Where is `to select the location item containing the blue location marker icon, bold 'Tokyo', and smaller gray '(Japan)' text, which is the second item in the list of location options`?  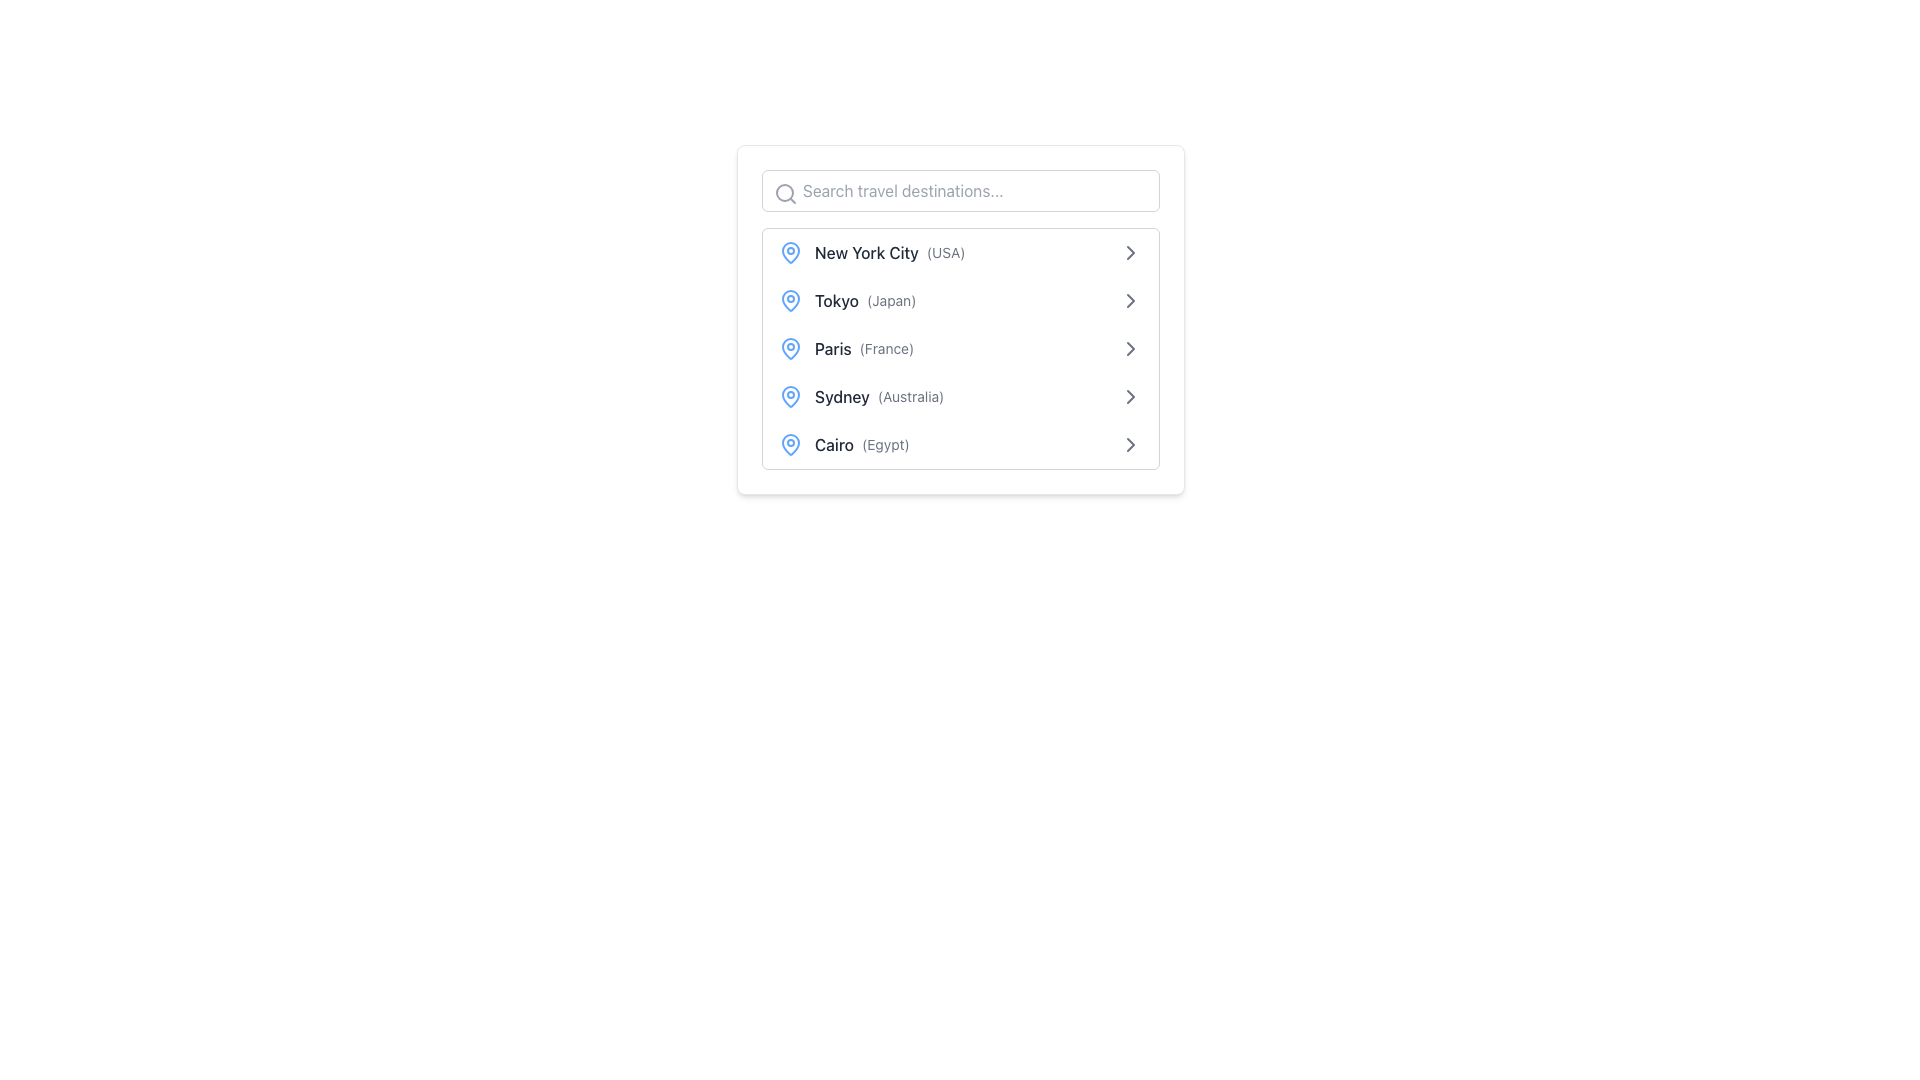 to select the location item containing the blue location marker icon, bold 'Tokyo', and smaller gray '(Japan)' text, which is the second item in the list of location options is located at coordinates (847, 300).